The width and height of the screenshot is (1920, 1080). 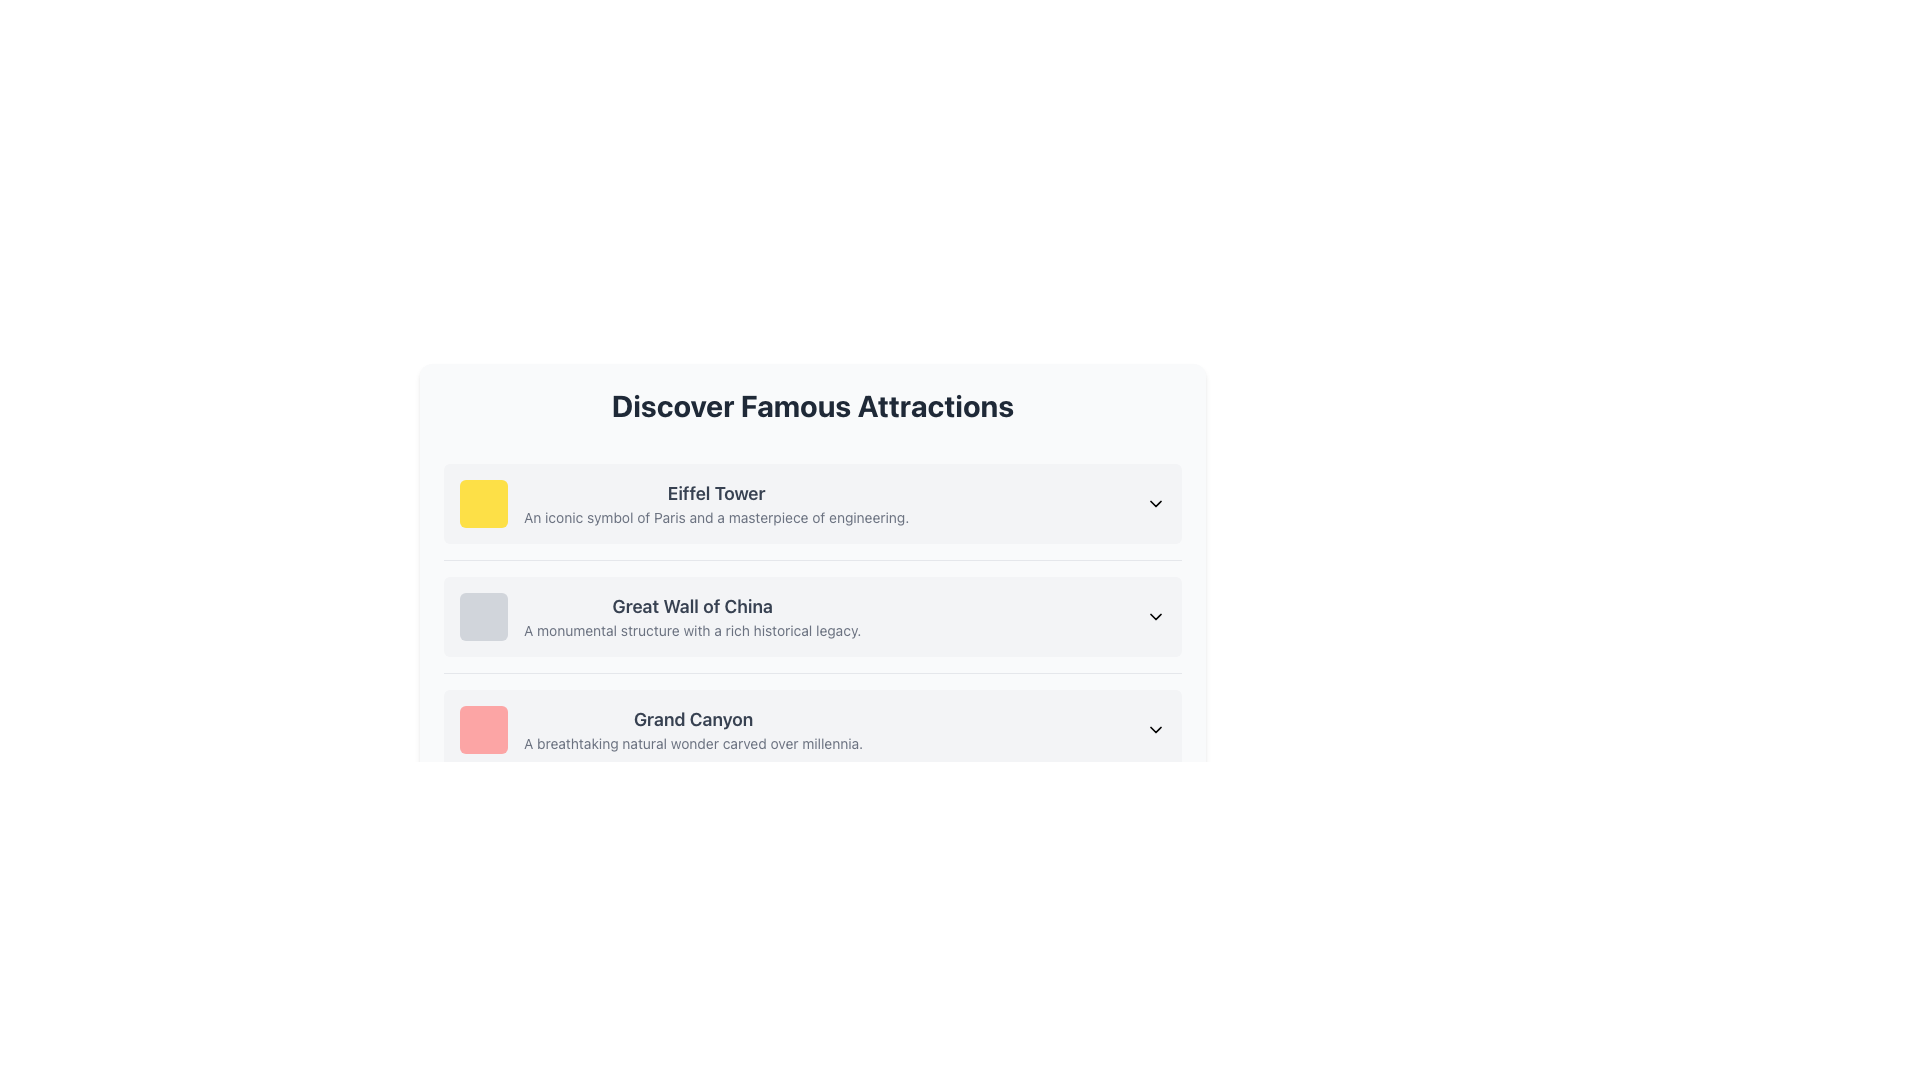 I want to click on the chevron icon, so click(x=1156, y=503).